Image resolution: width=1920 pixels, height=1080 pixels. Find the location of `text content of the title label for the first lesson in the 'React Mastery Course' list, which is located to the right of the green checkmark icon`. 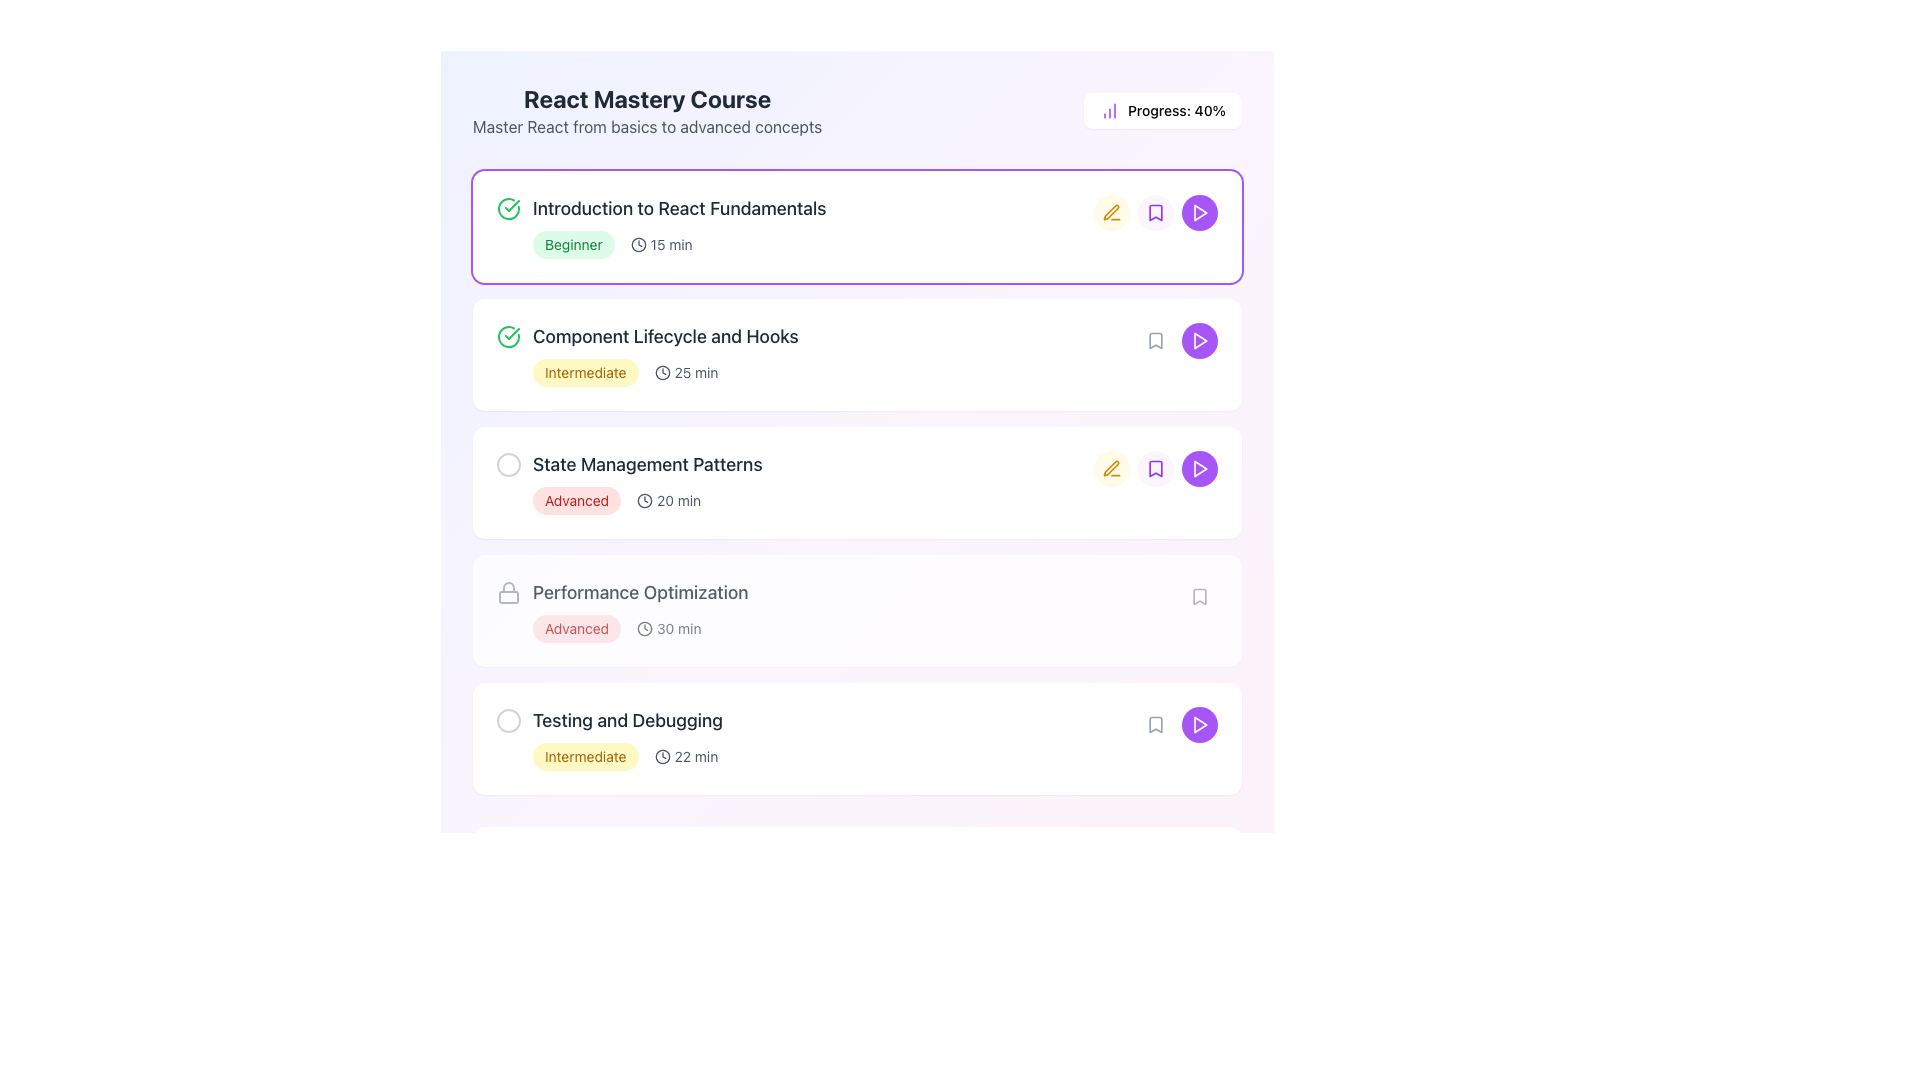

text content of the title label for the first lesson in the 'React Mastery Course' list, which is located to the right of the green checkmark icon is located at coordinates (679, 208).